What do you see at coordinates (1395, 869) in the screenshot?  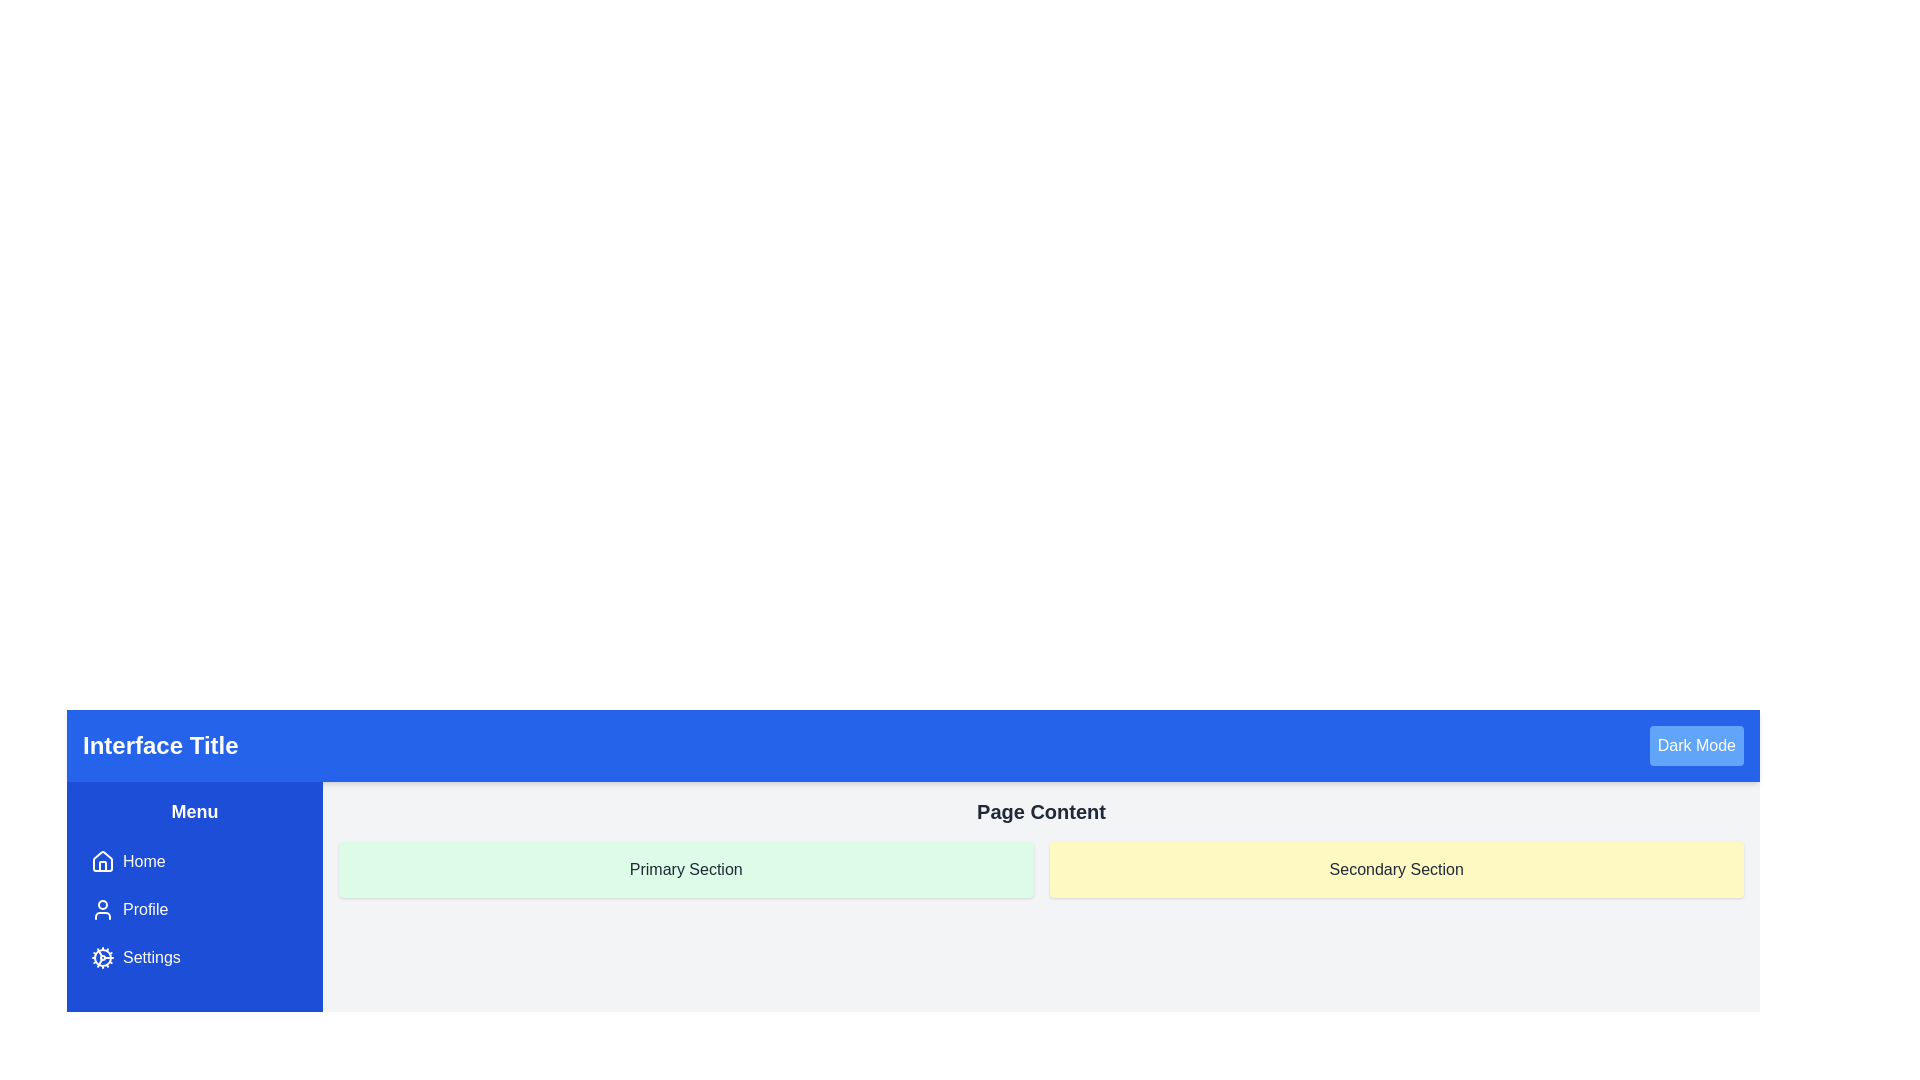 I see `the rectangular section with a yellow background and rounded corners that contains the centered text 'Secondary Section'` at bounding box center [1395, 869].